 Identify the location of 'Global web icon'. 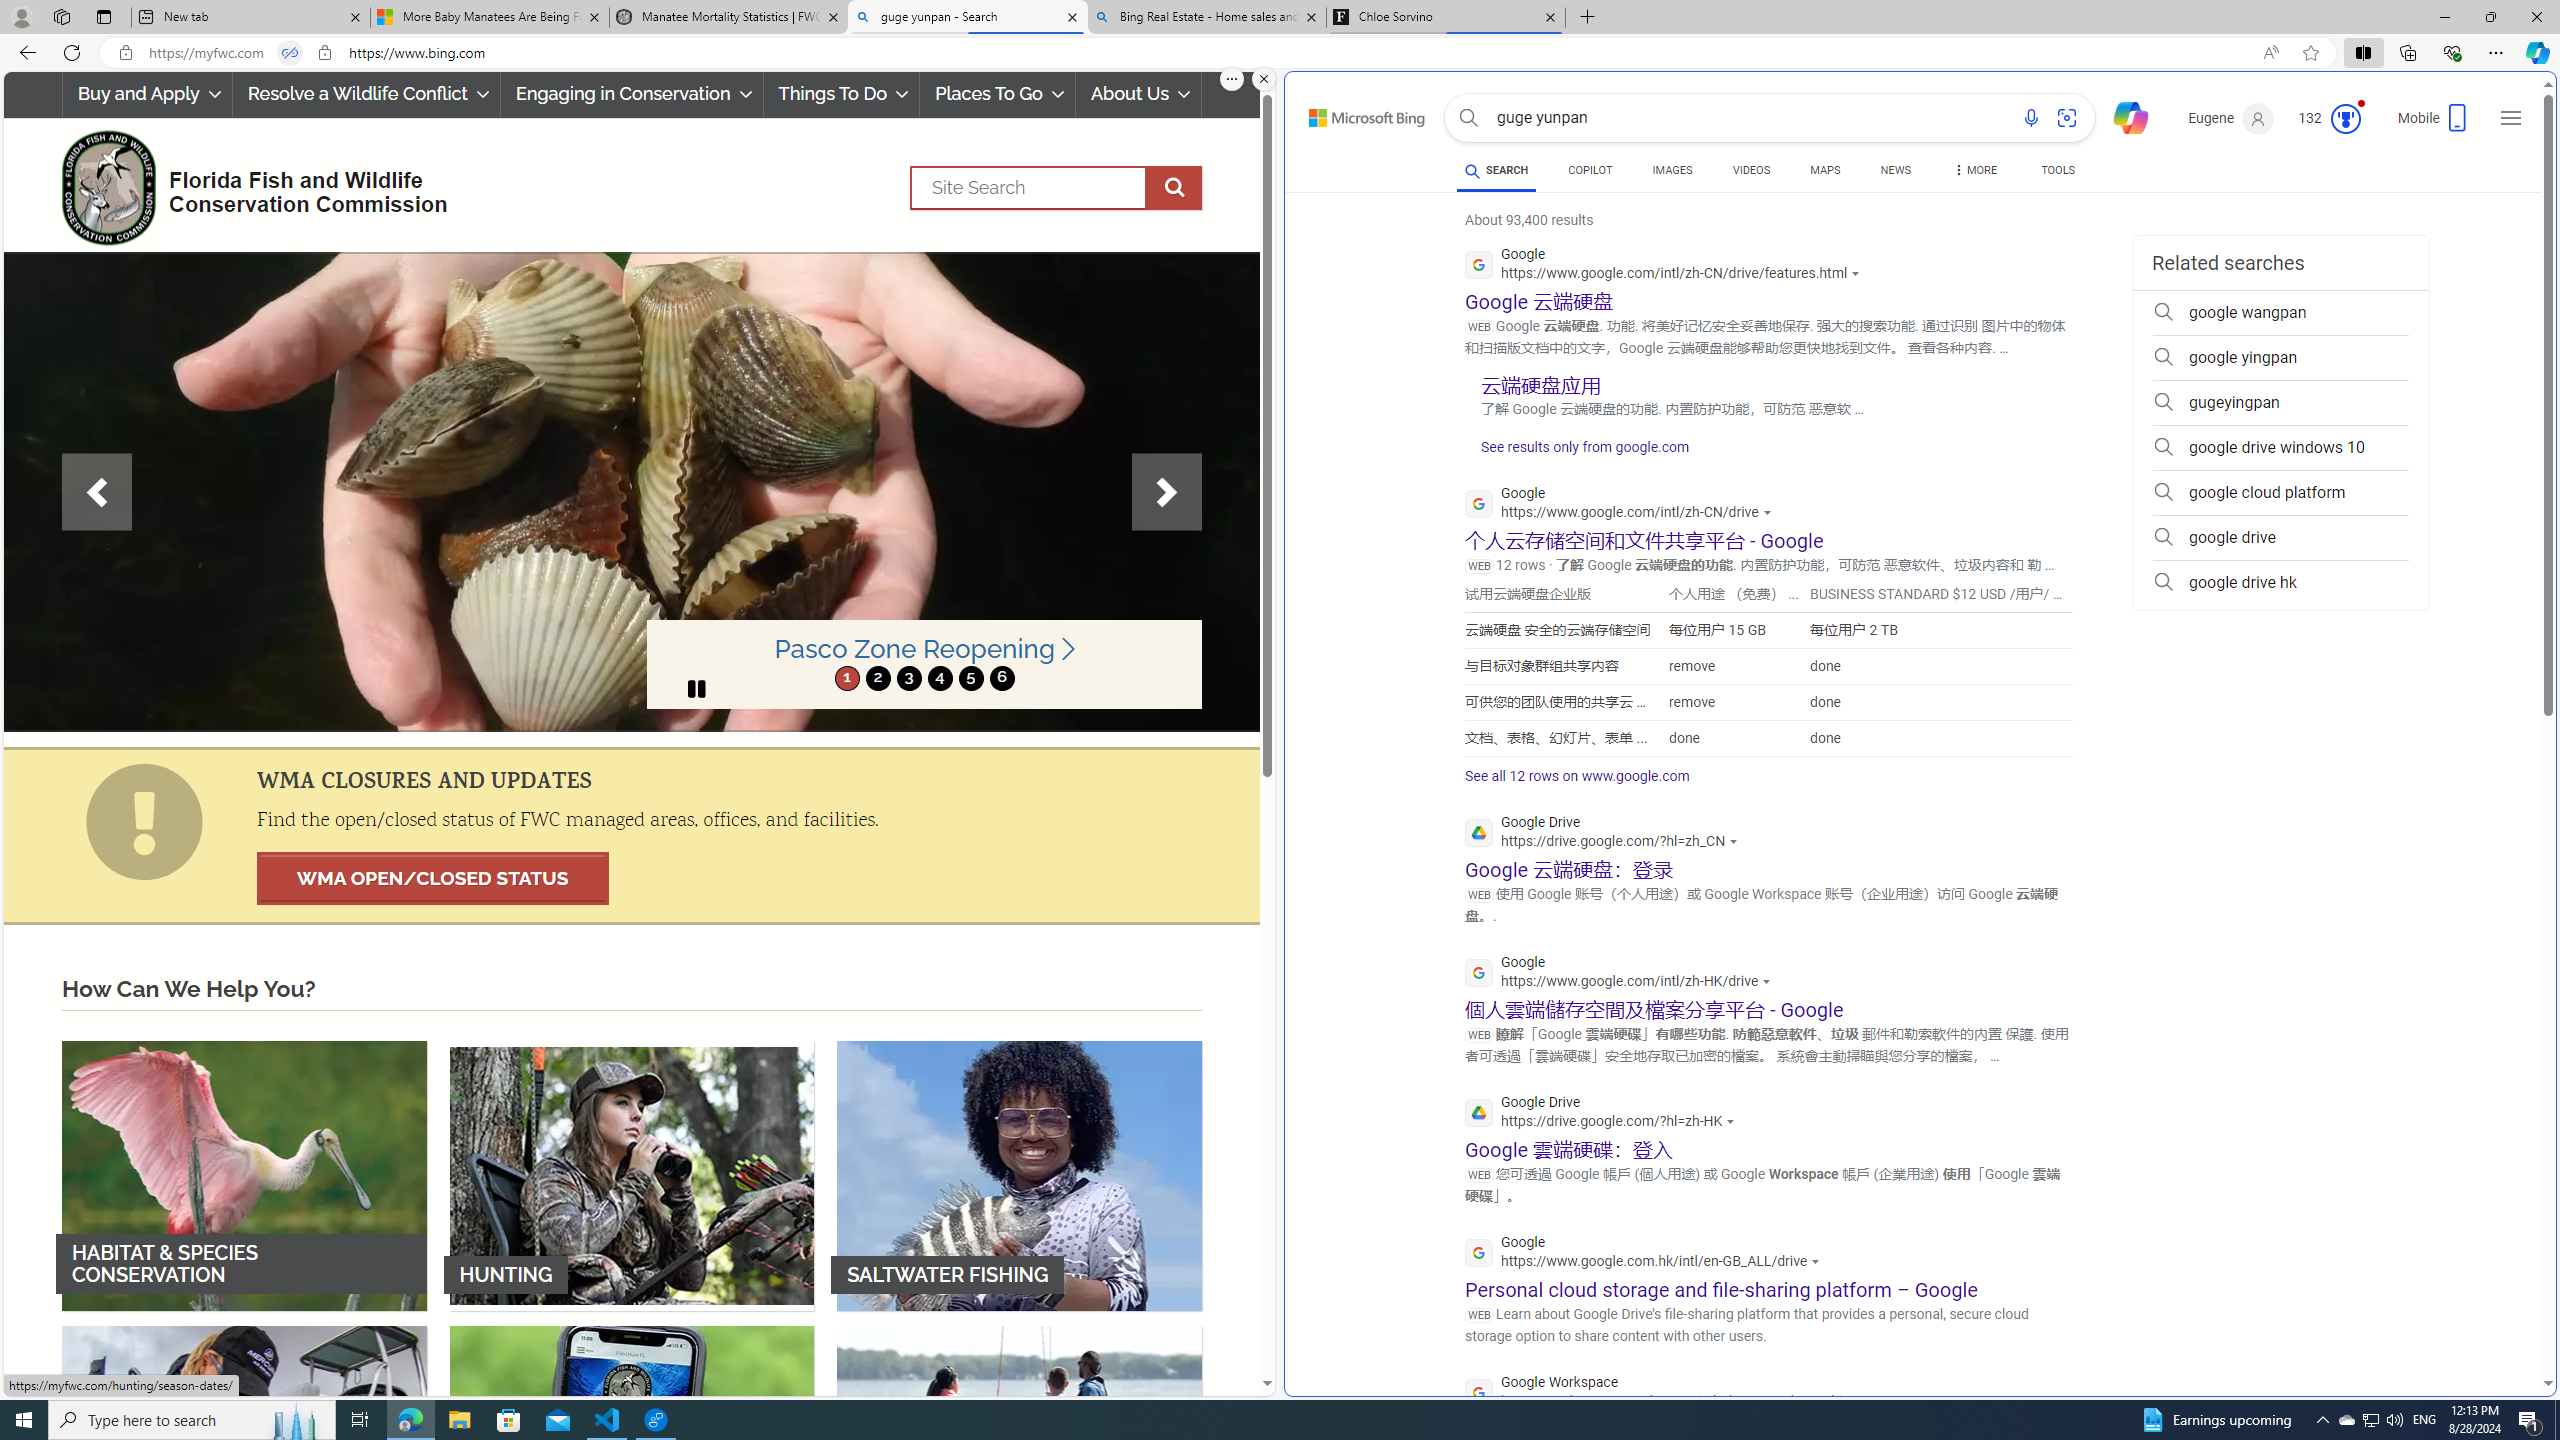
(1479, 1393).